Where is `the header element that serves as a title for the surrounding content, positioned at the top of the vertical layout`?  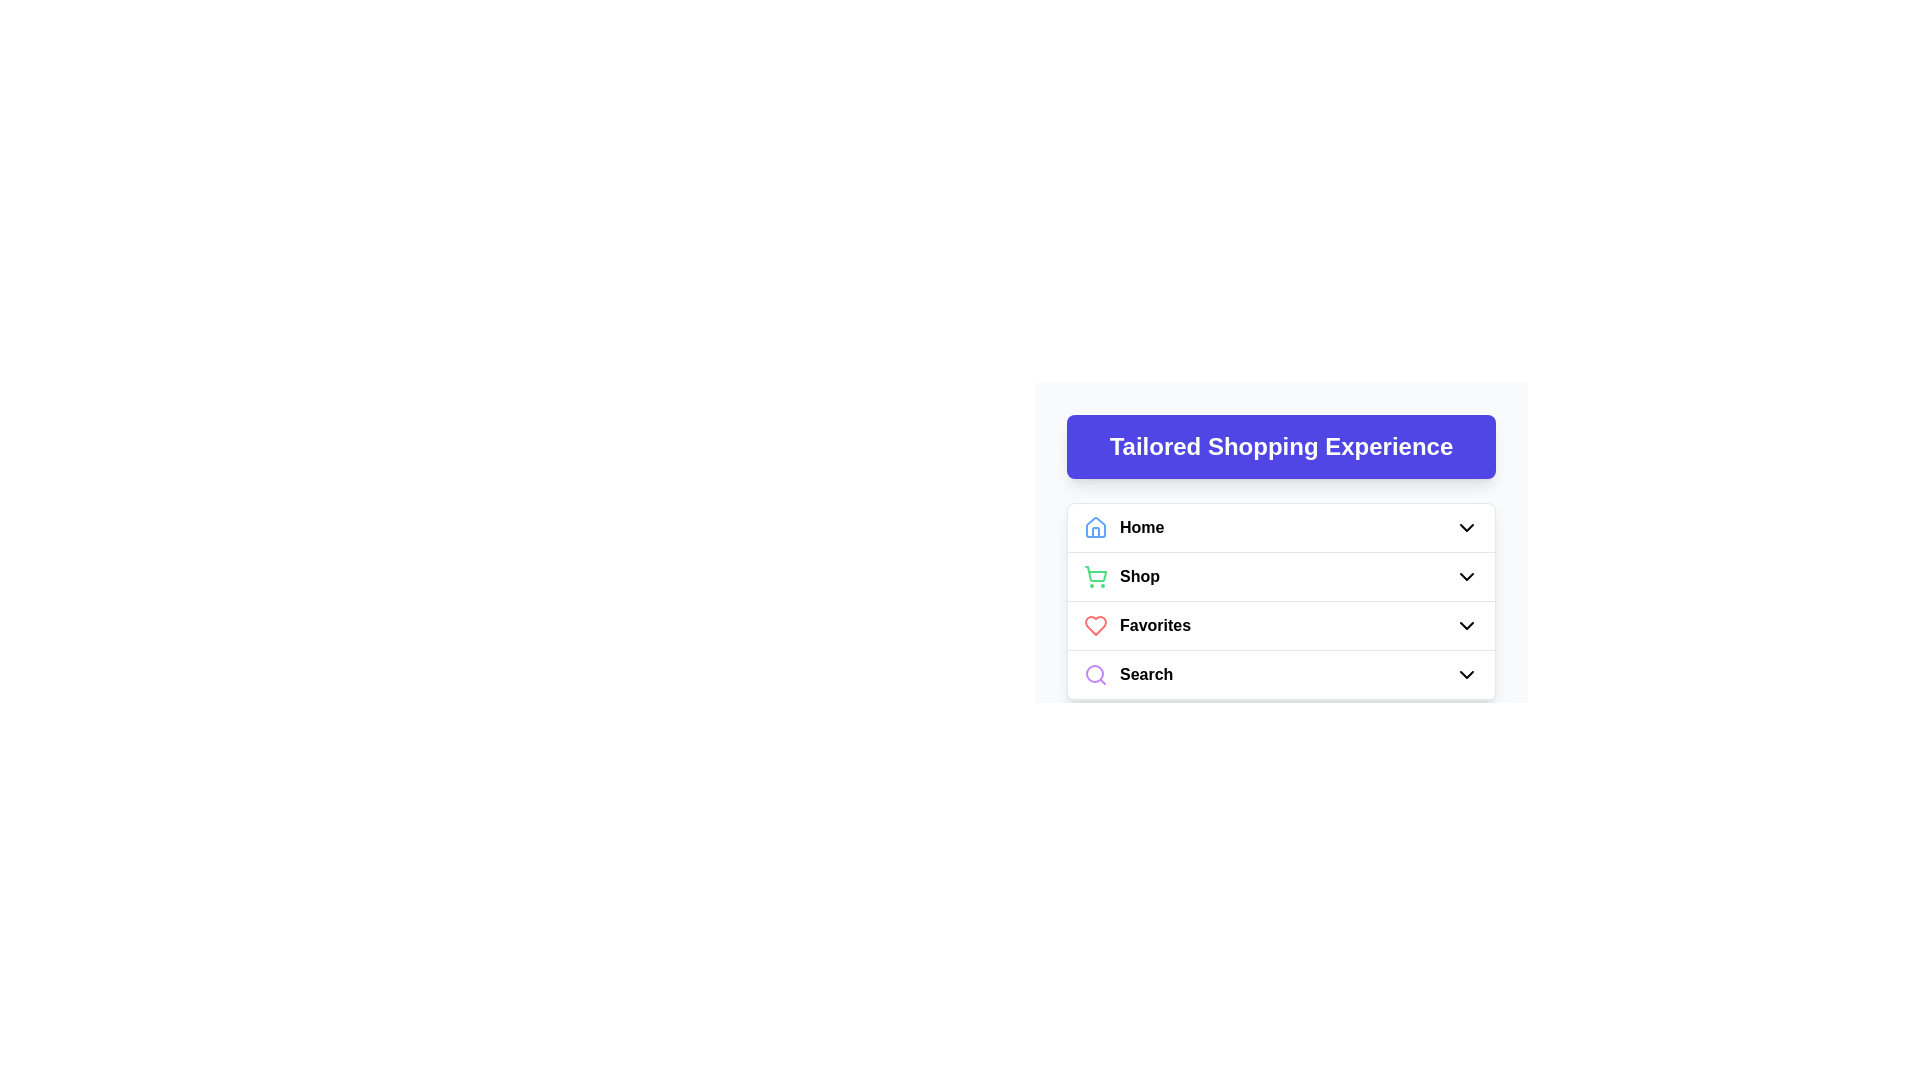 the header element that serves as a title for the surrounding content, positioned at the top of the vertical layout is located at coordinates (1281, 446).